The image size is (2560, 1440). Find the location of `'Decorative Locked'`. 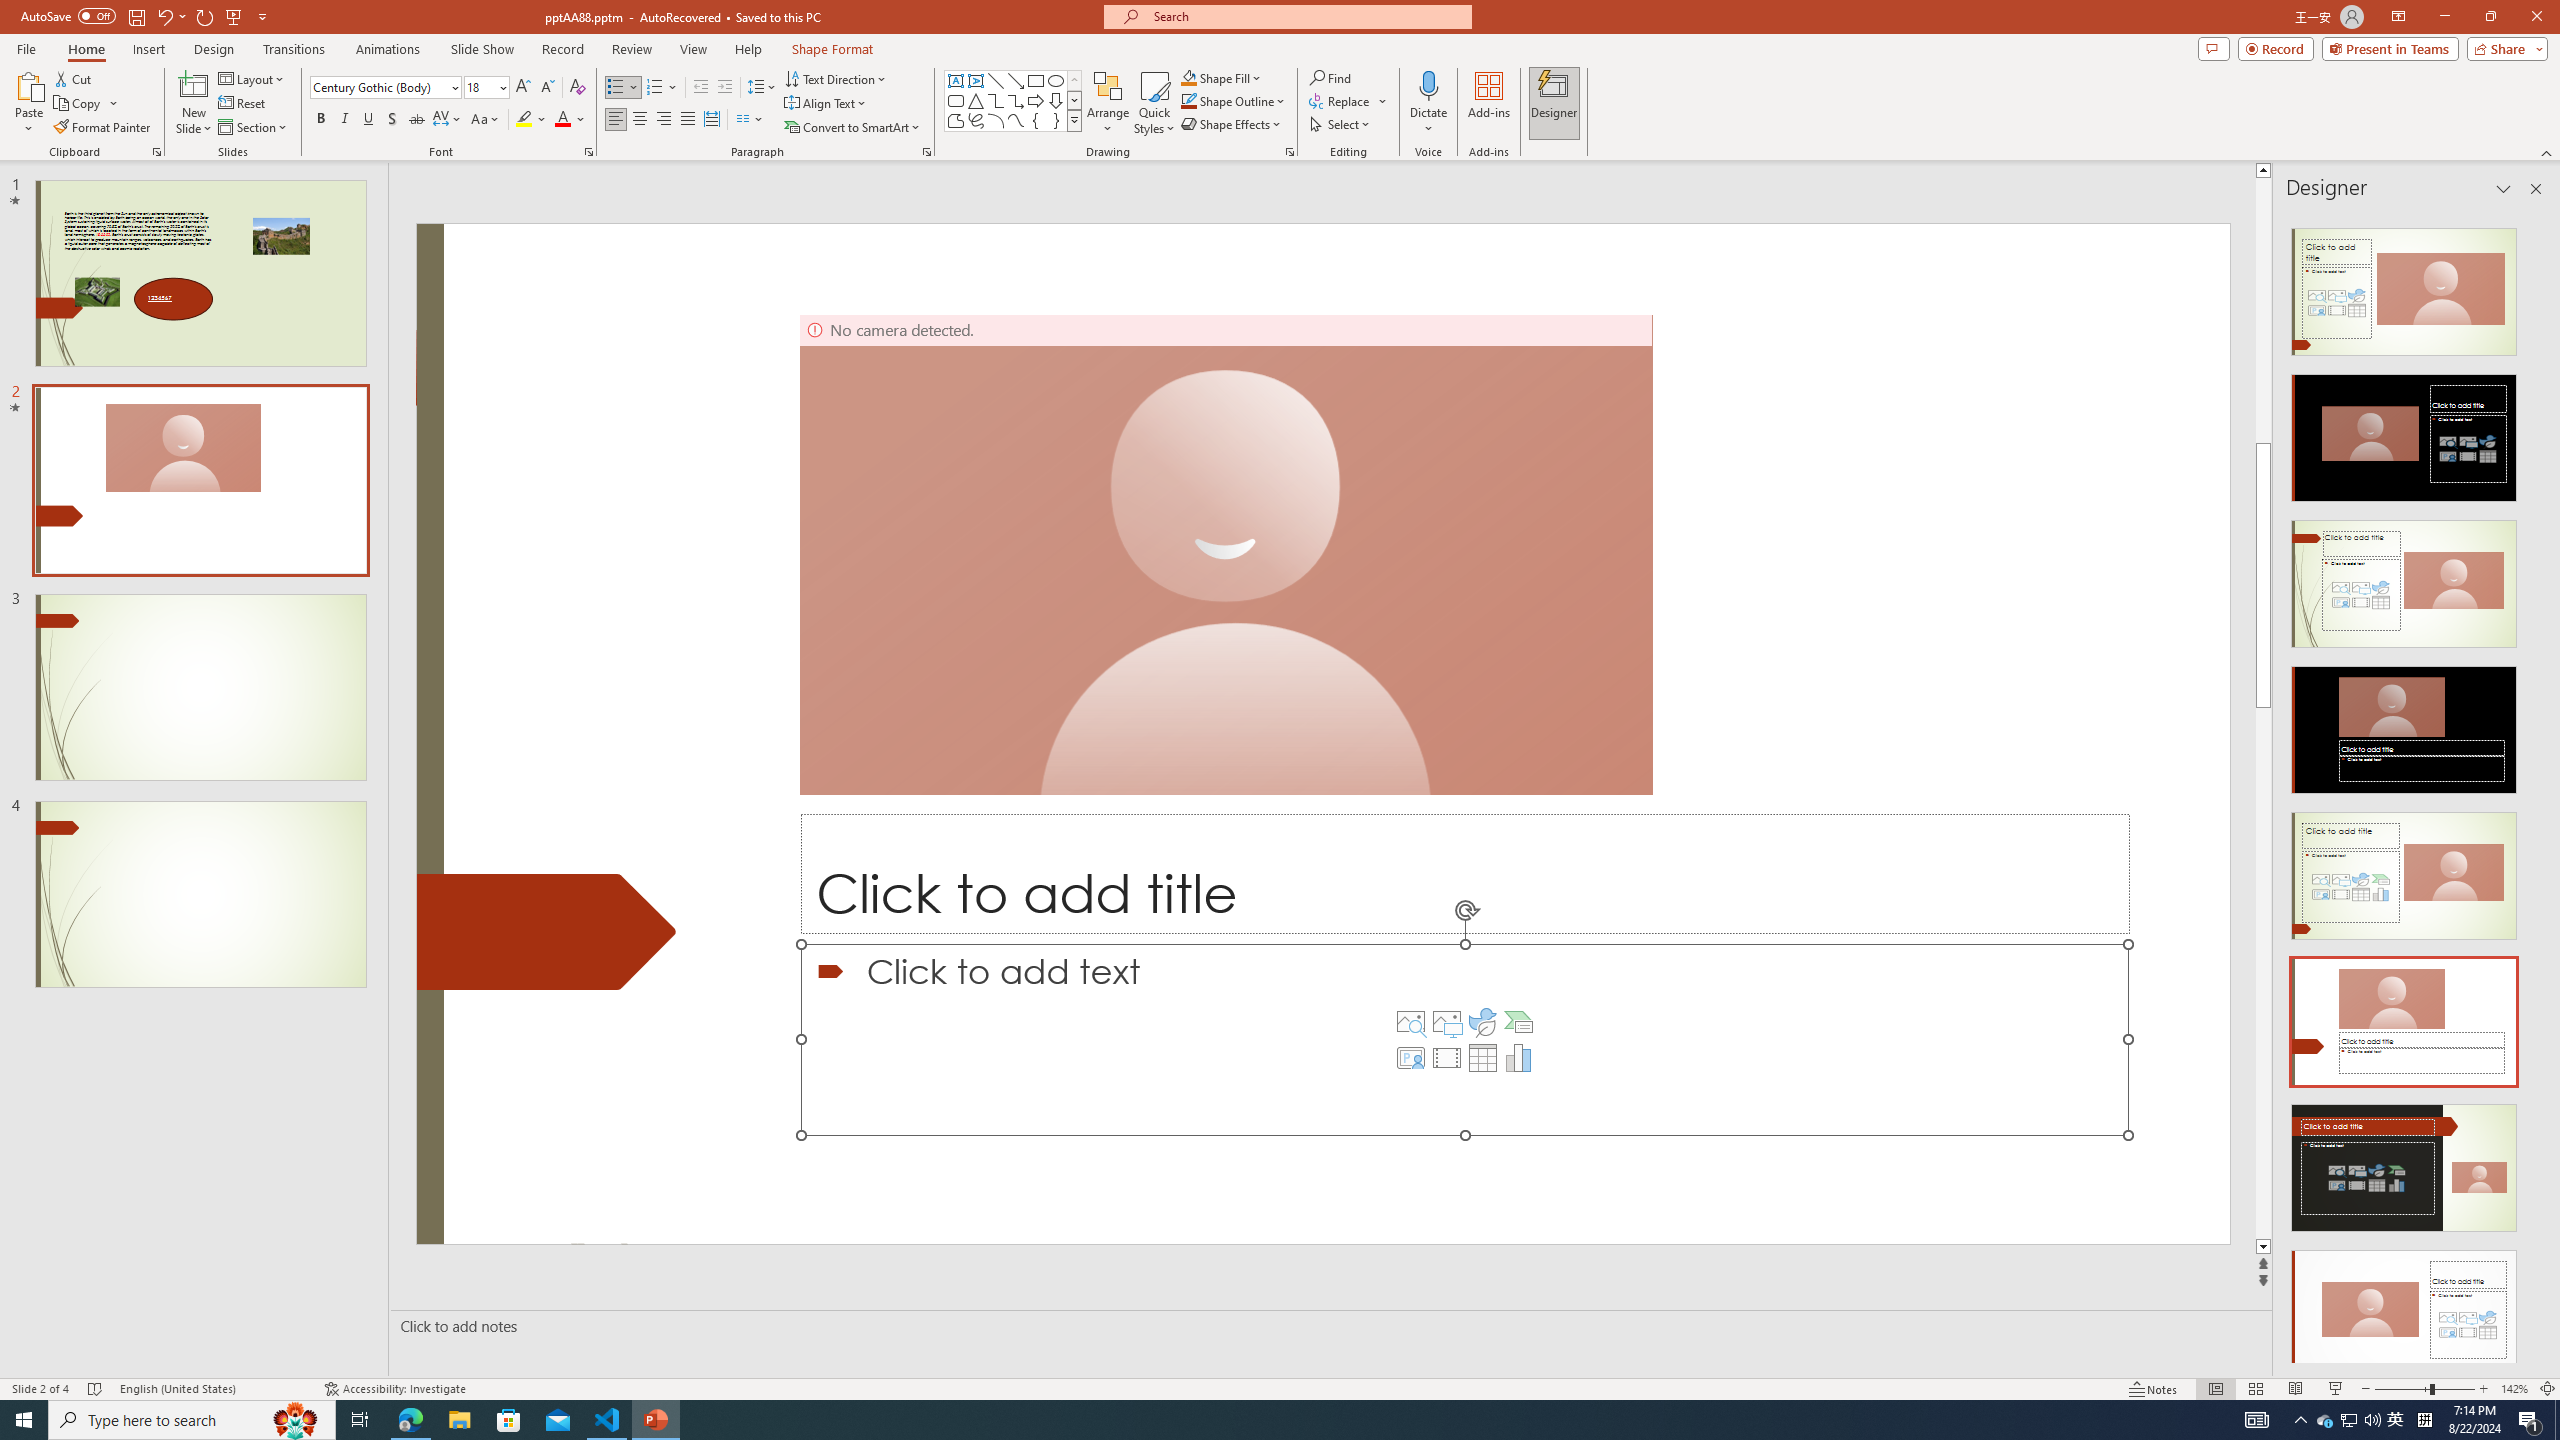

'Decorative Locked' is located at coordinates (546, 931).